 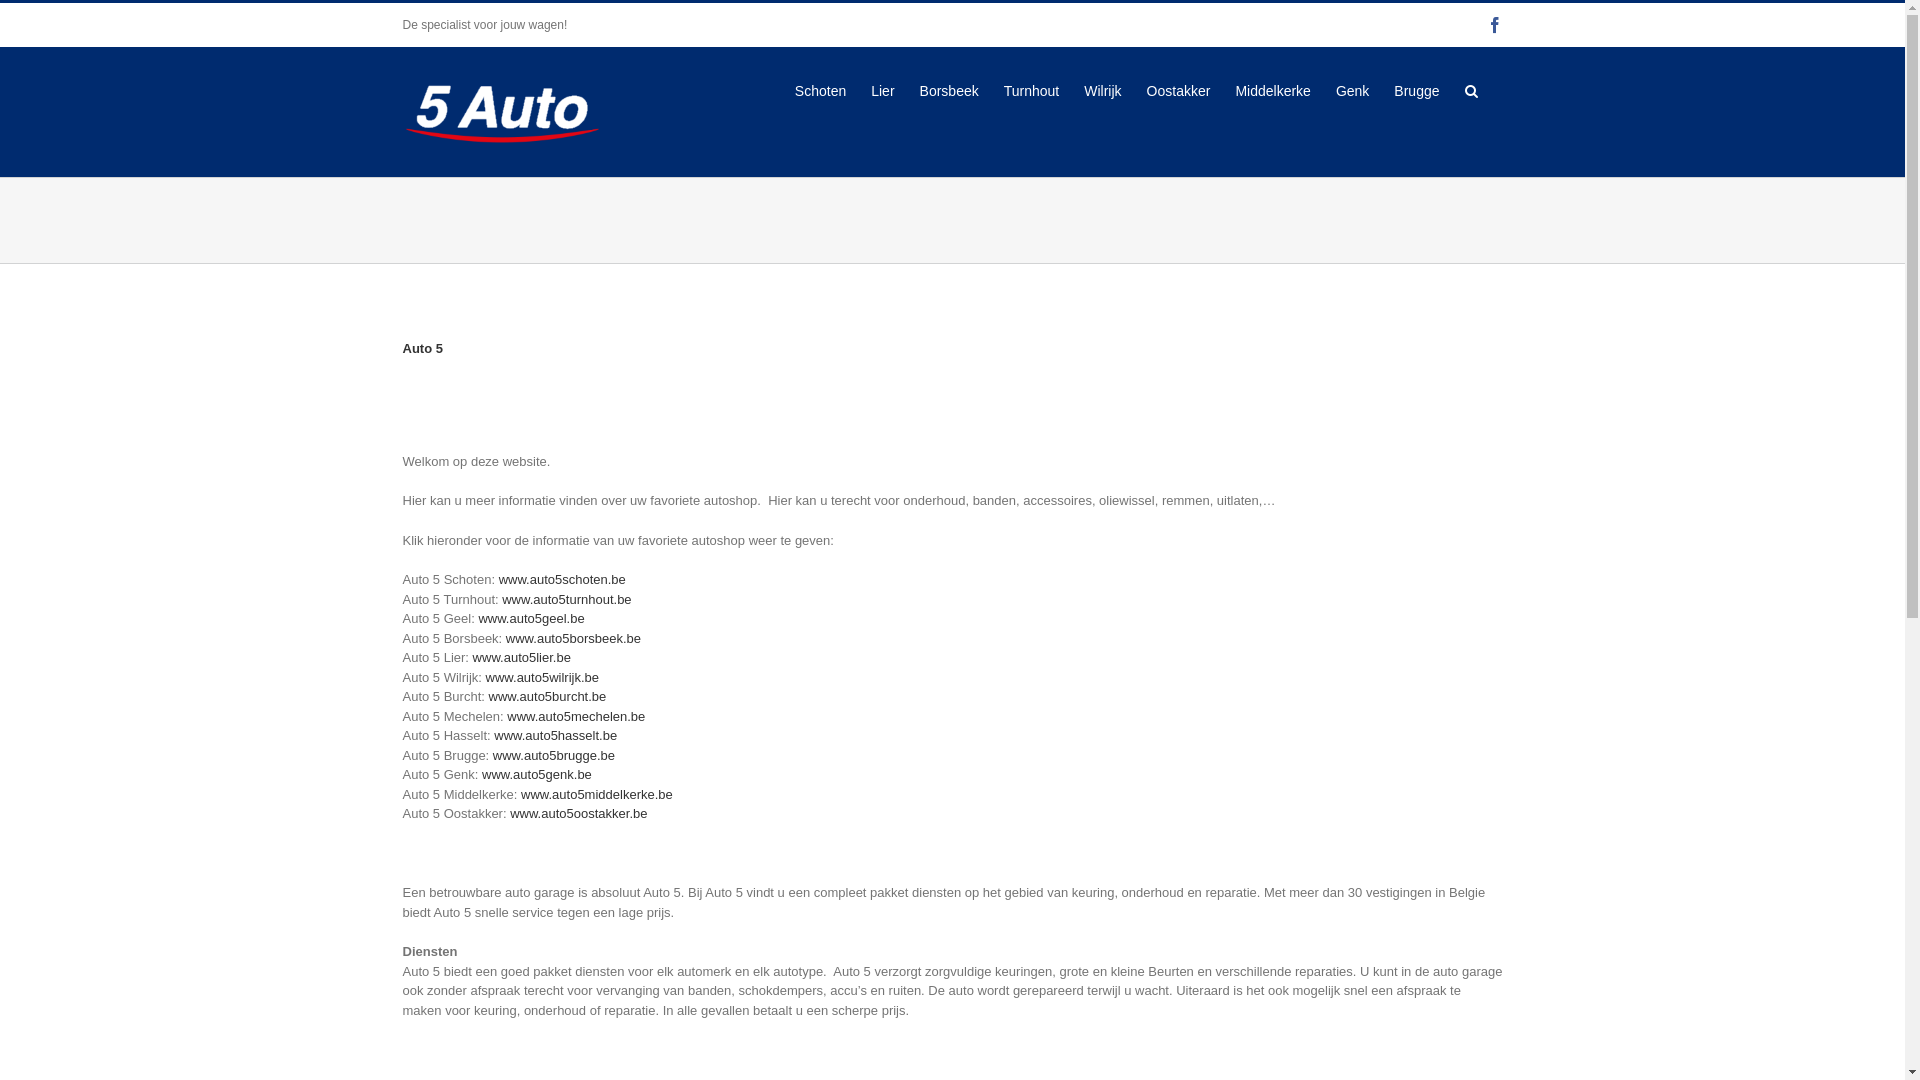 What do you see at coordinates (555, 735) in the screenshot?
I see `'www.auto5hasselt.be'` at bounding box center [555, 735].